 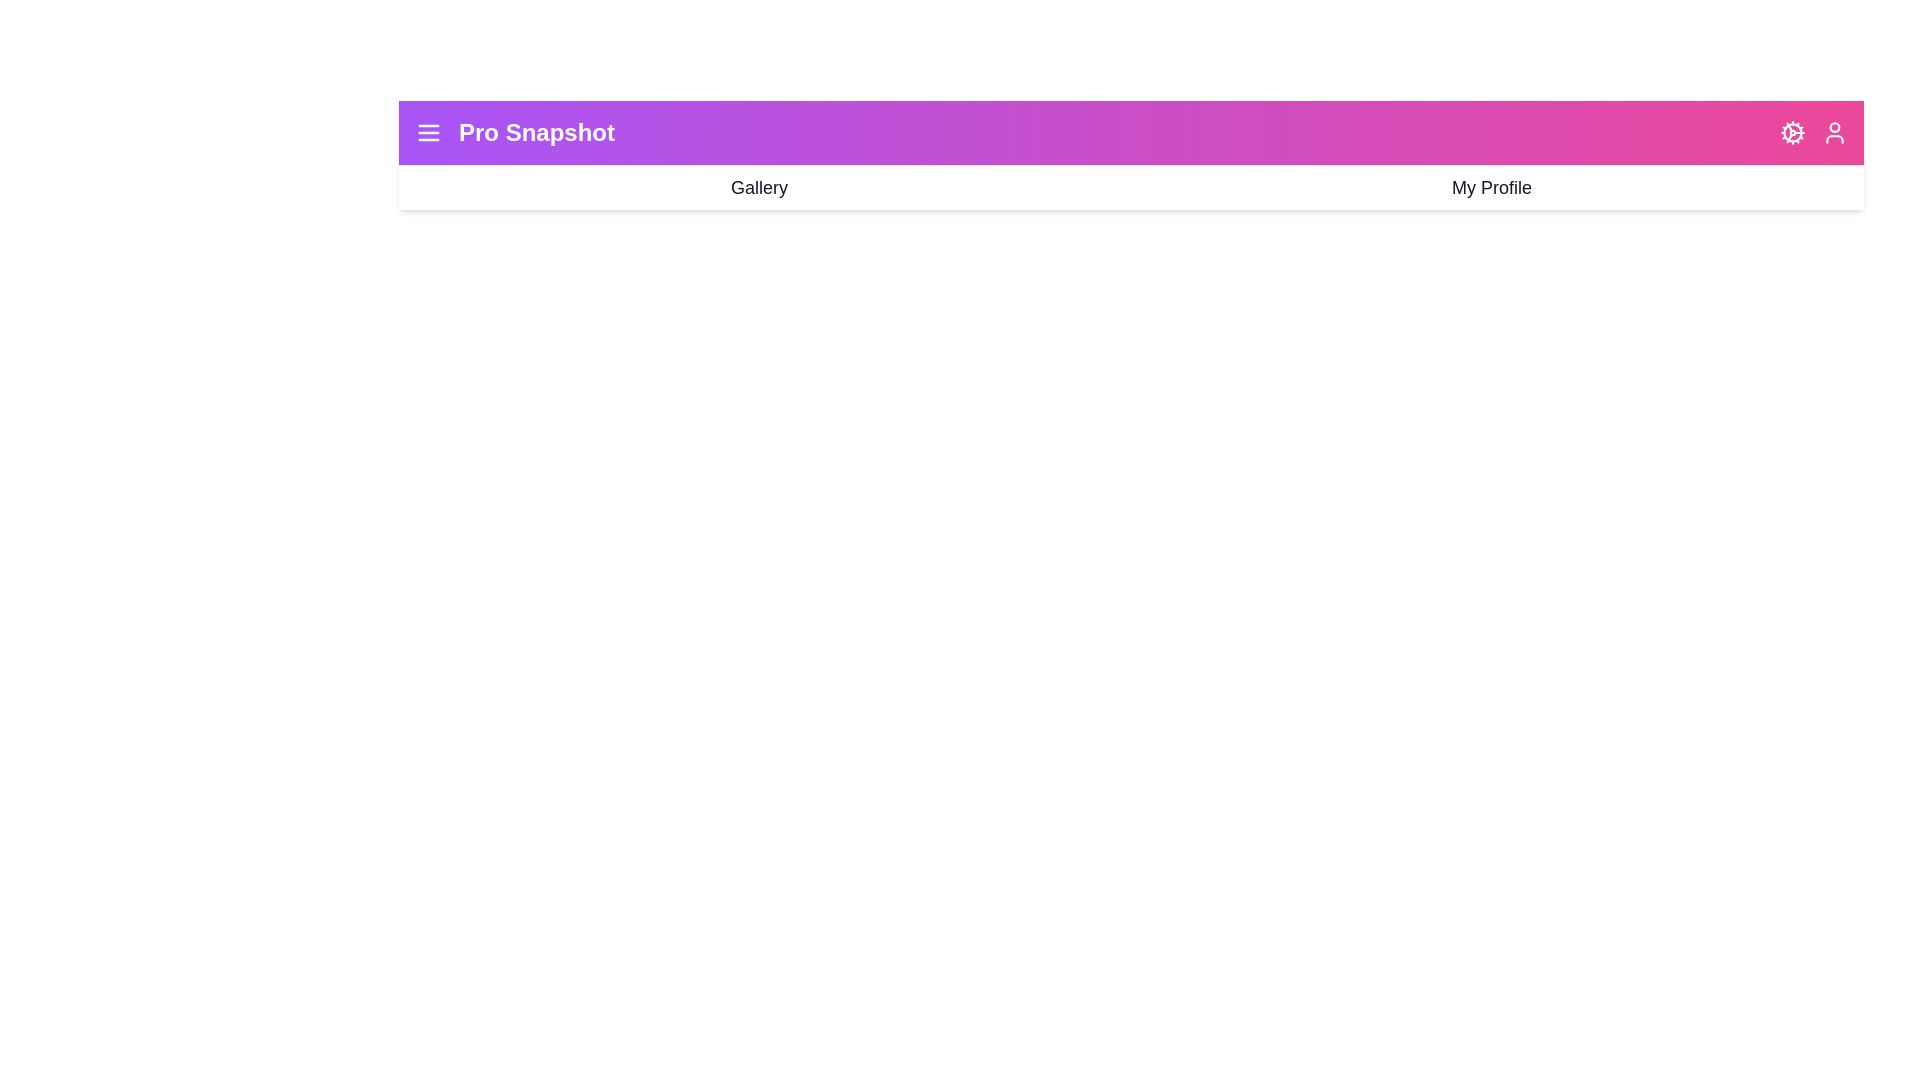 What do you see at coordinates (537, 132) in the screenshot?
I see `the title text 'Pro Snapshot'` at bounding box center [537, 132].